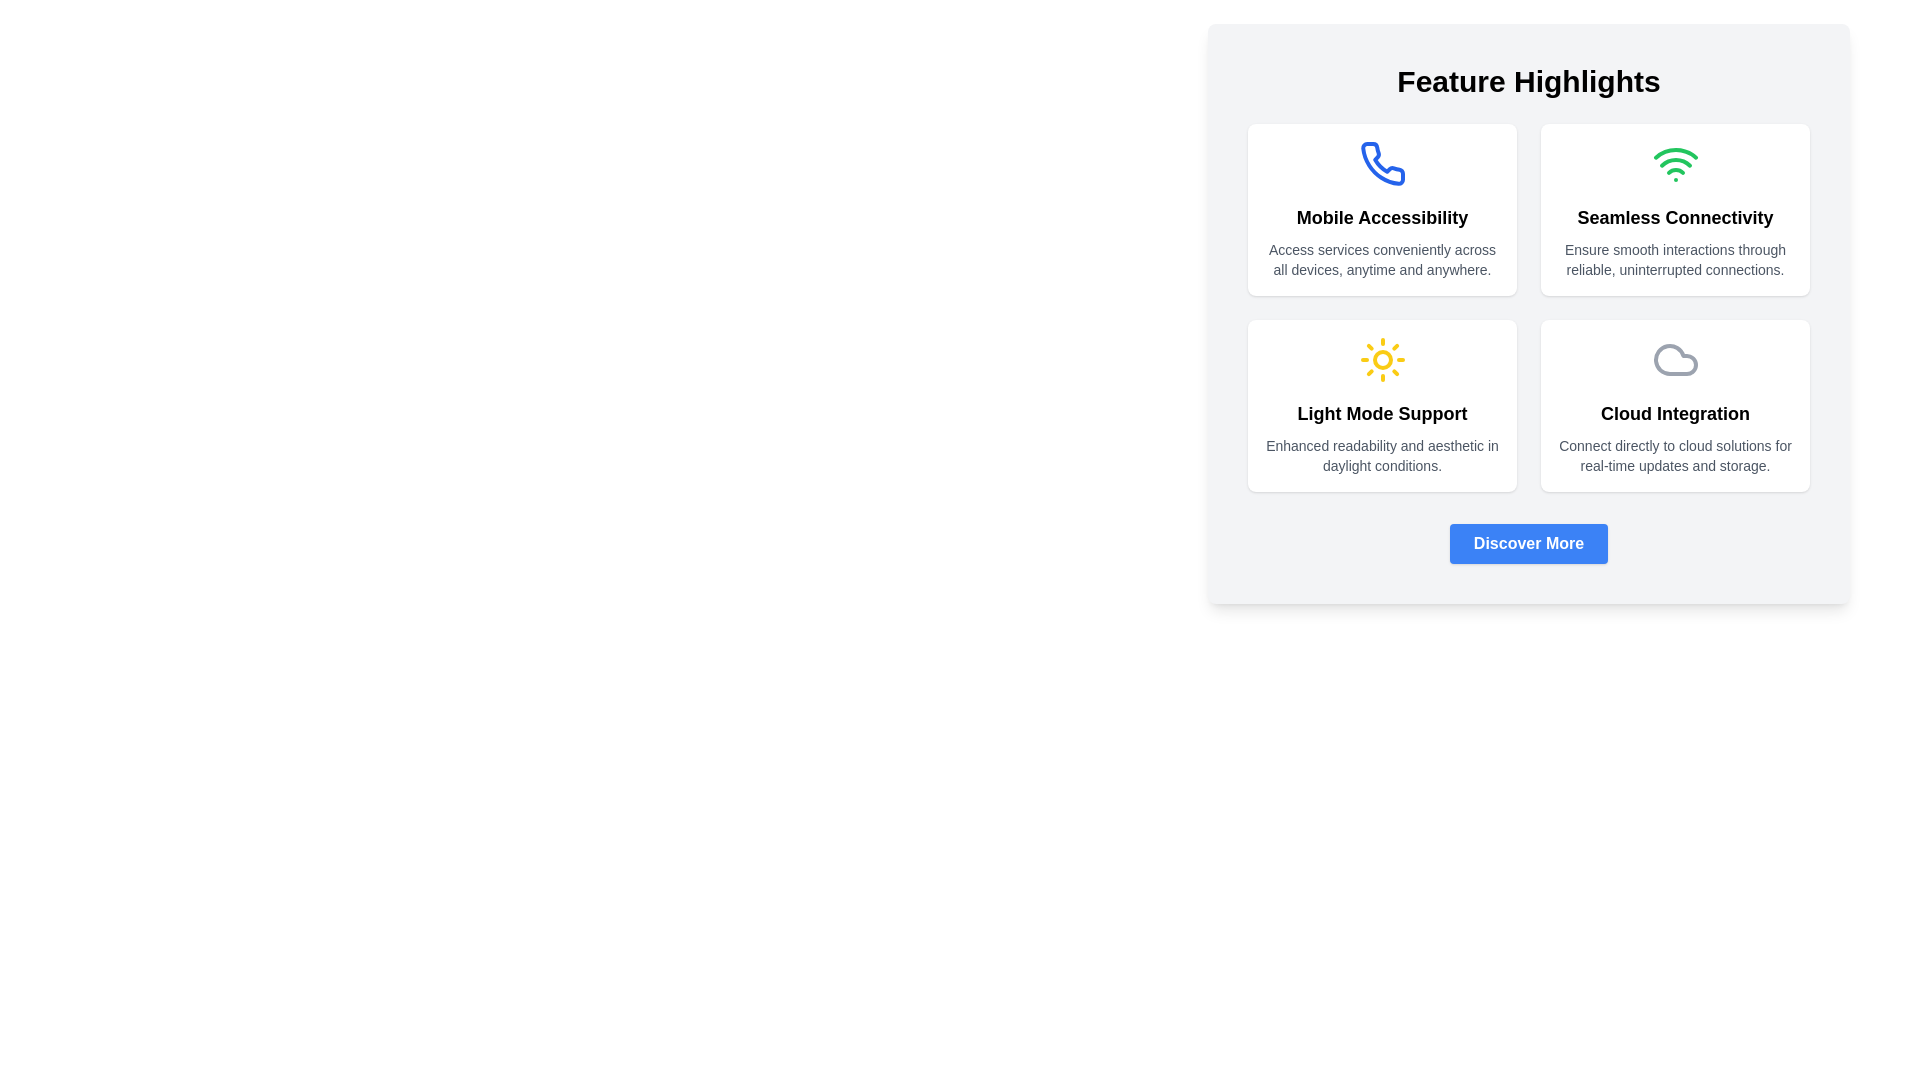 This screenshot has height=1080, width=1920. Describe the element at coordinates (1381, 405) in the screenshot. I see `the Informational card that conveys information about light mode support, located in the third position of the grid under 'Feature Highlights', beneath 'Mobile Accessibility' and to the left of 'Cloud Integration'` at that location.